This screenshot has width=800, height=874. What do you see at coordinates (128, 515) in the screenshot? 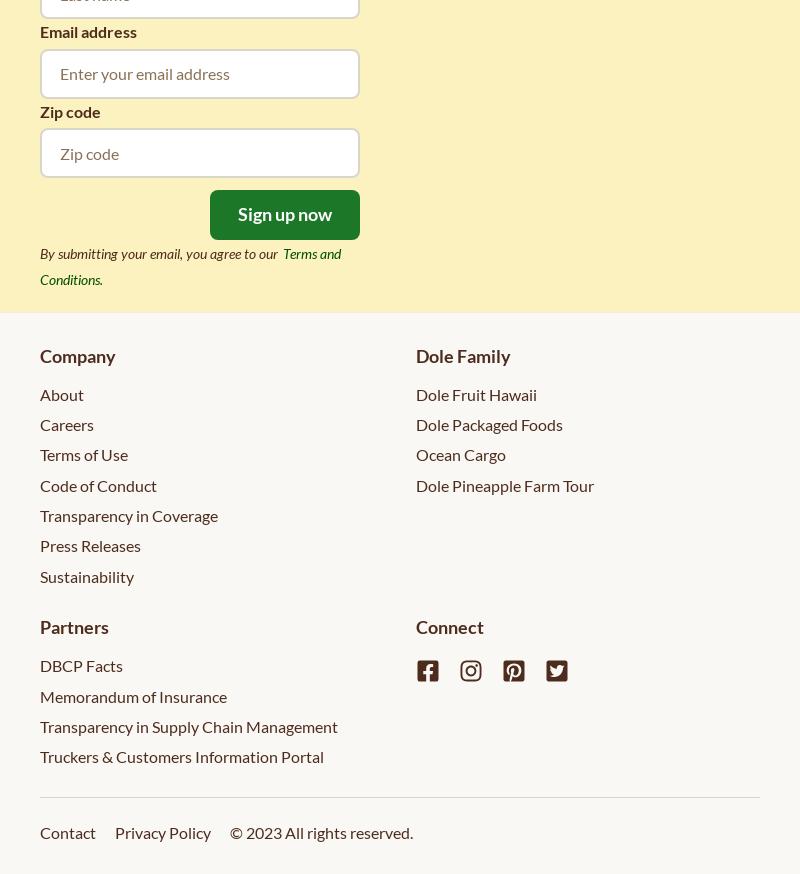
I see `'Transparency in Coverage'` at bounding box center [128, 515].